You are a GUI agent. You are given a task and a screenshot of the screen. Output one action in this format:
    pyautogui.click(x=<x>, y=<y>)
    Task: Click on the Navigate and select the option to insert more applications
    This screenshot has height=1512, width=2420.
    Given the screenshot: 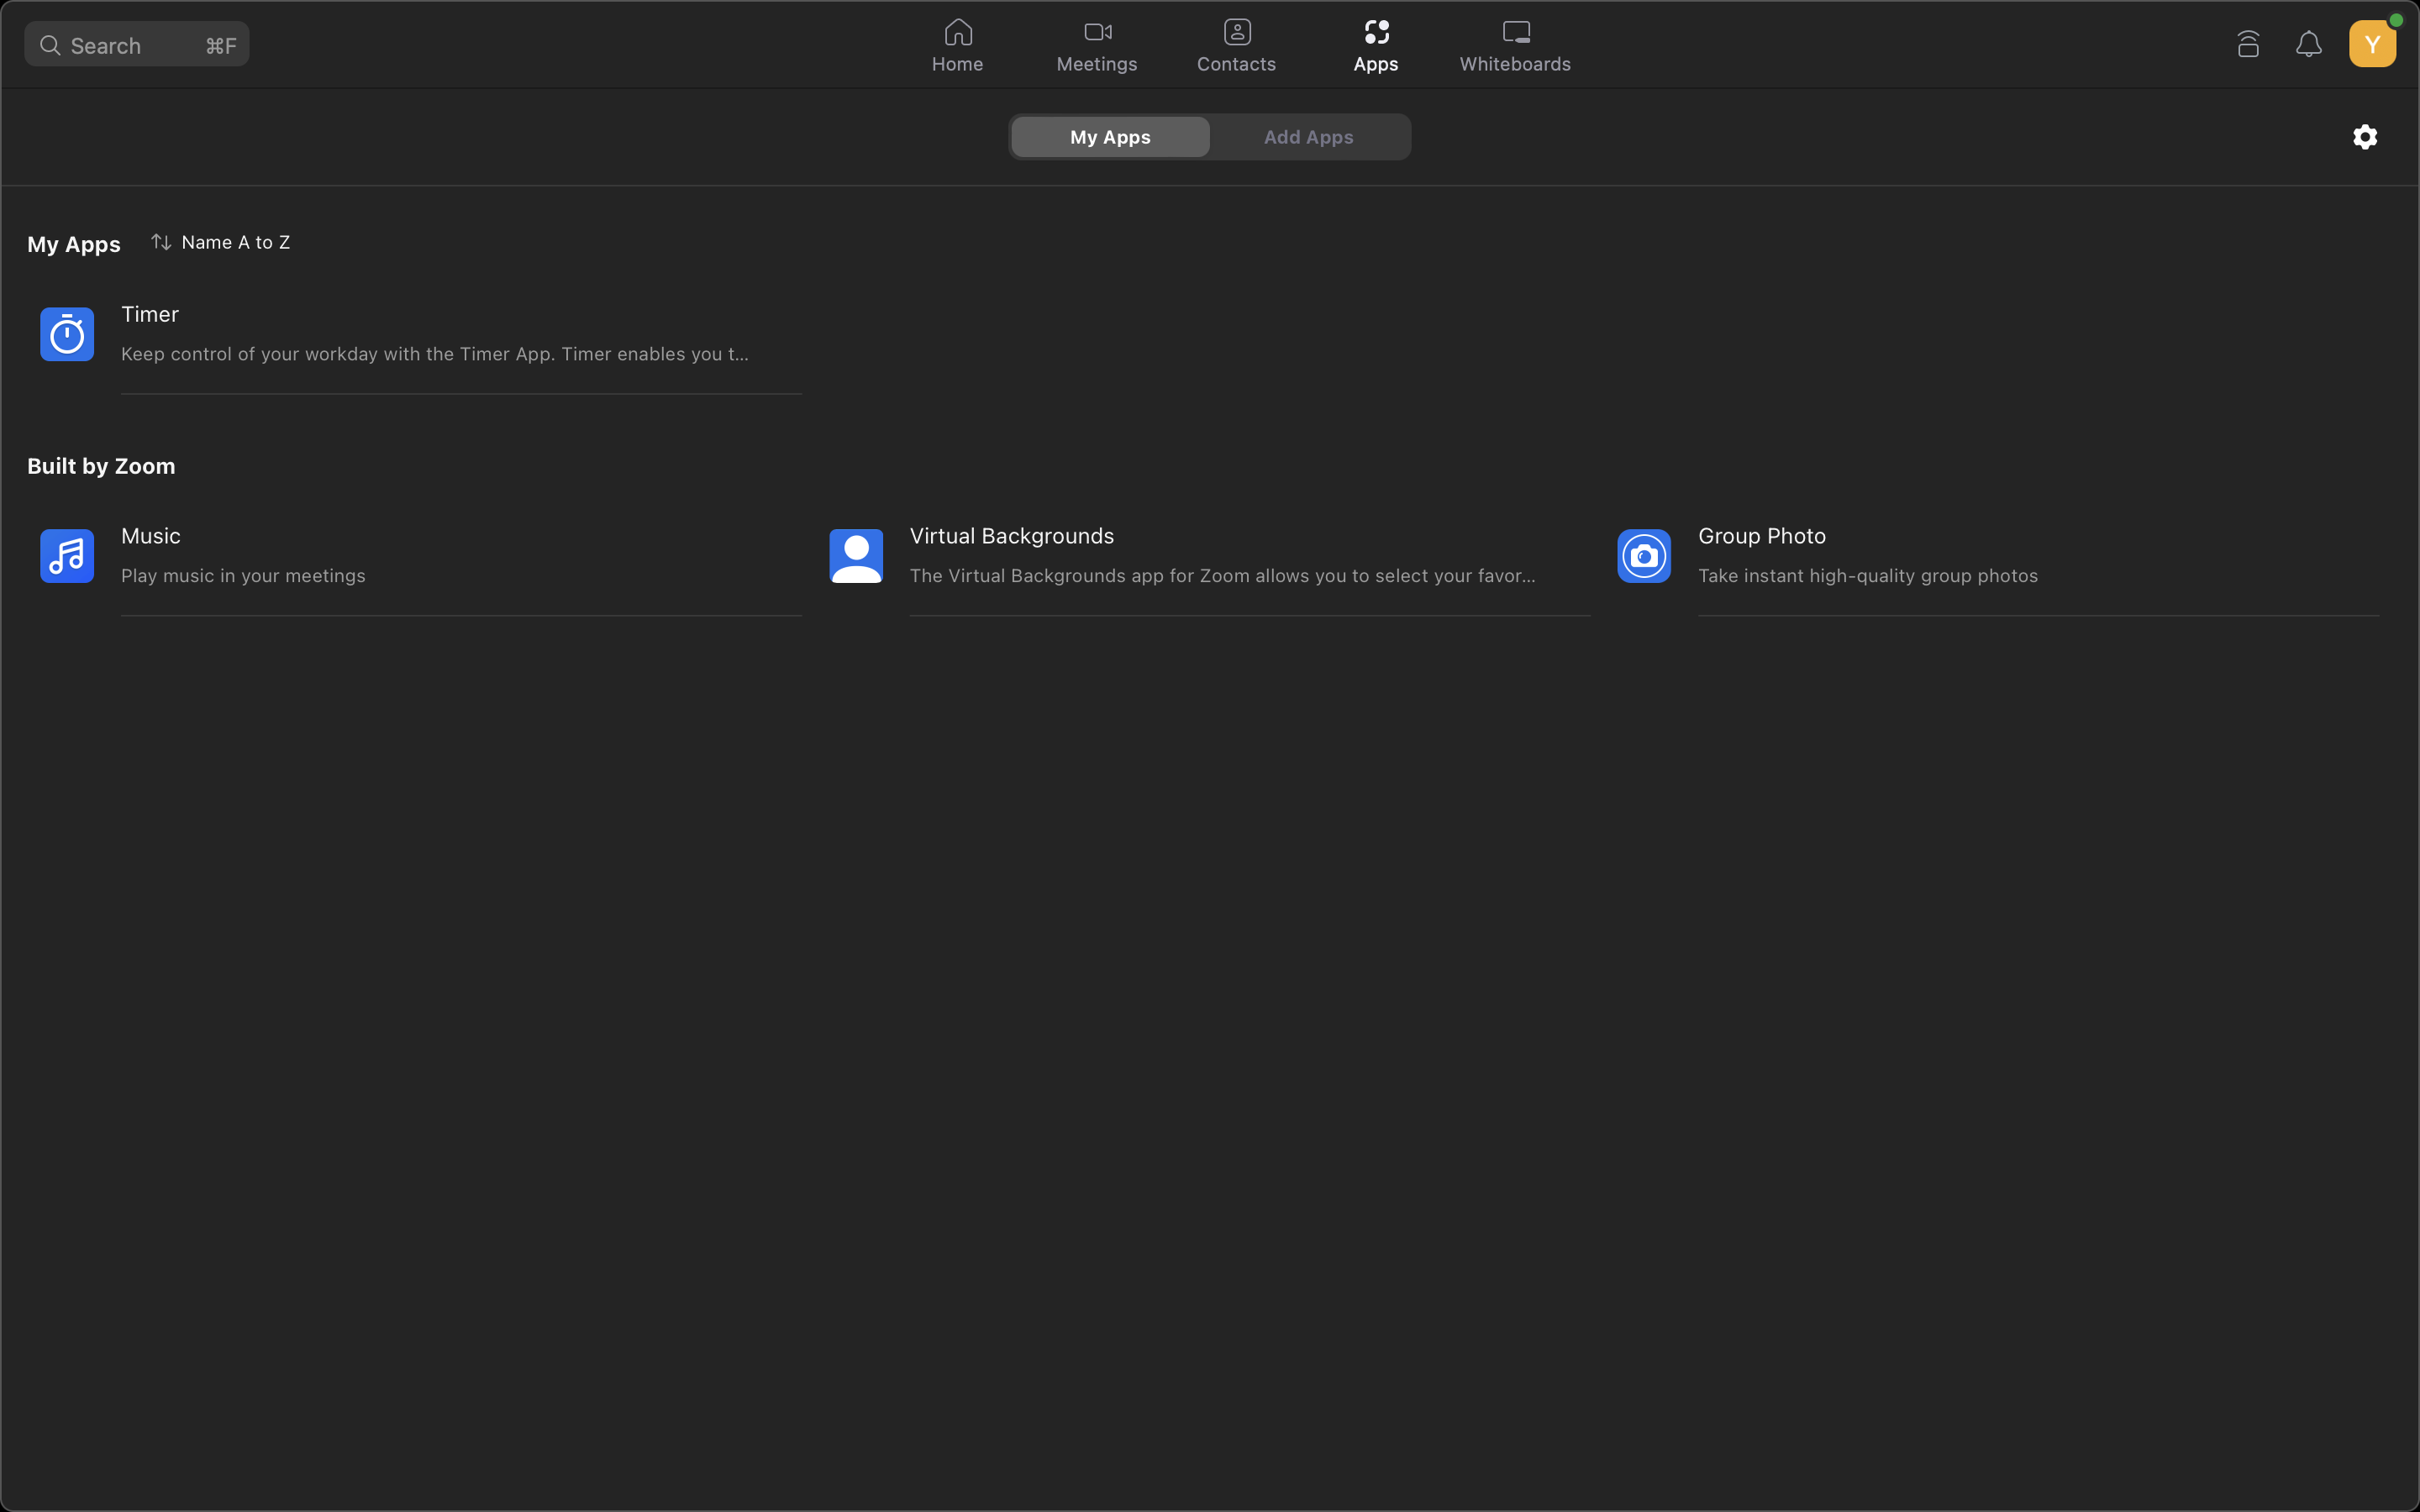 What is the action you would take?
    pyautogui.click(x=1311, y=135)
    